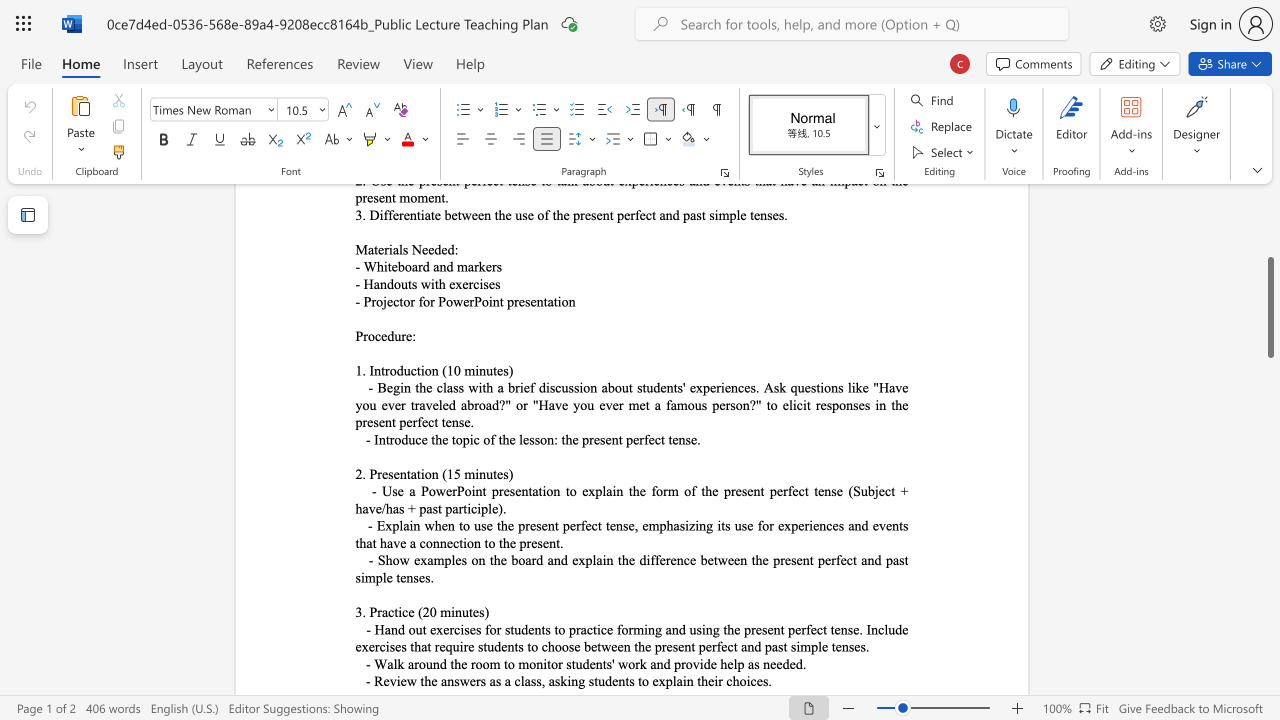 The height and width of the screenshot is (720, 1280). I want to click on the 2th character "v" in the text, so click(396, 543).